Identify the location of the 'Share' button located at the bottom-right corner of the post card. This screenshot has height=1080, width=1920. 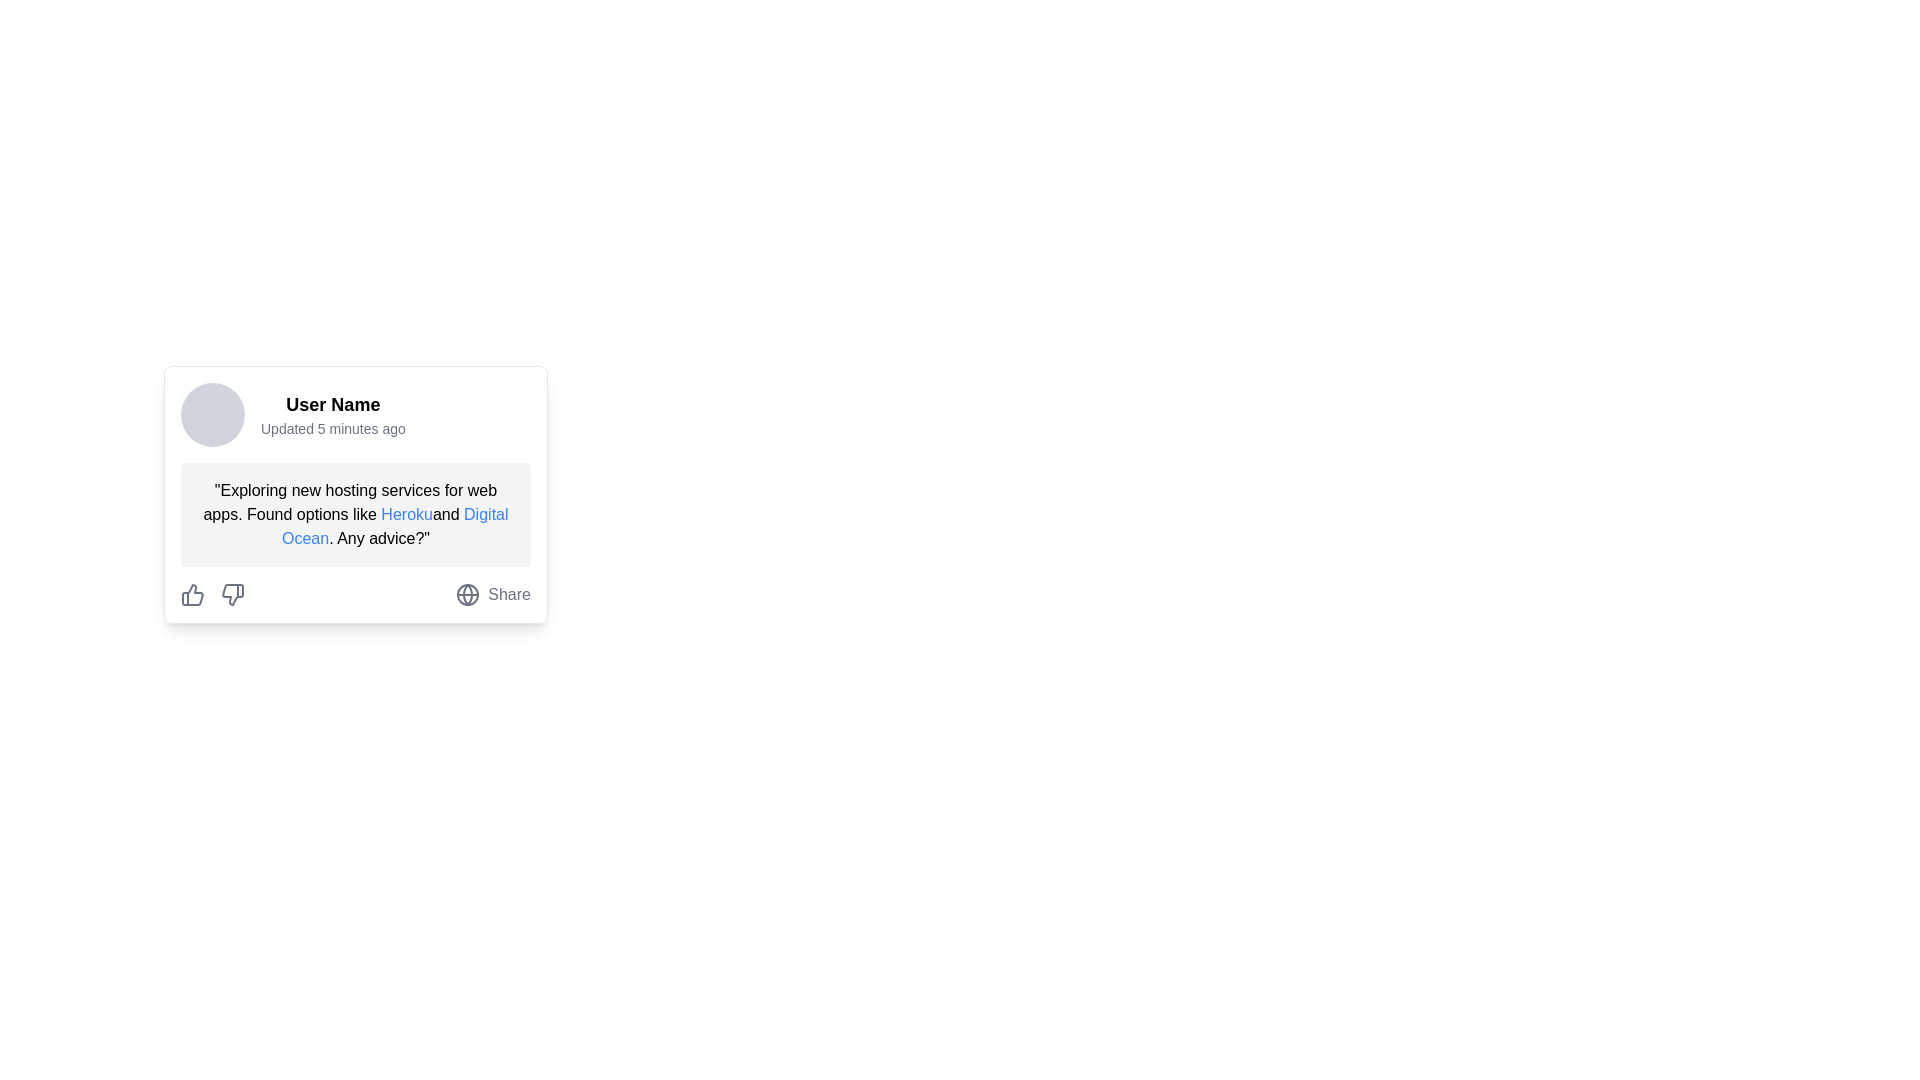
(509, 593).